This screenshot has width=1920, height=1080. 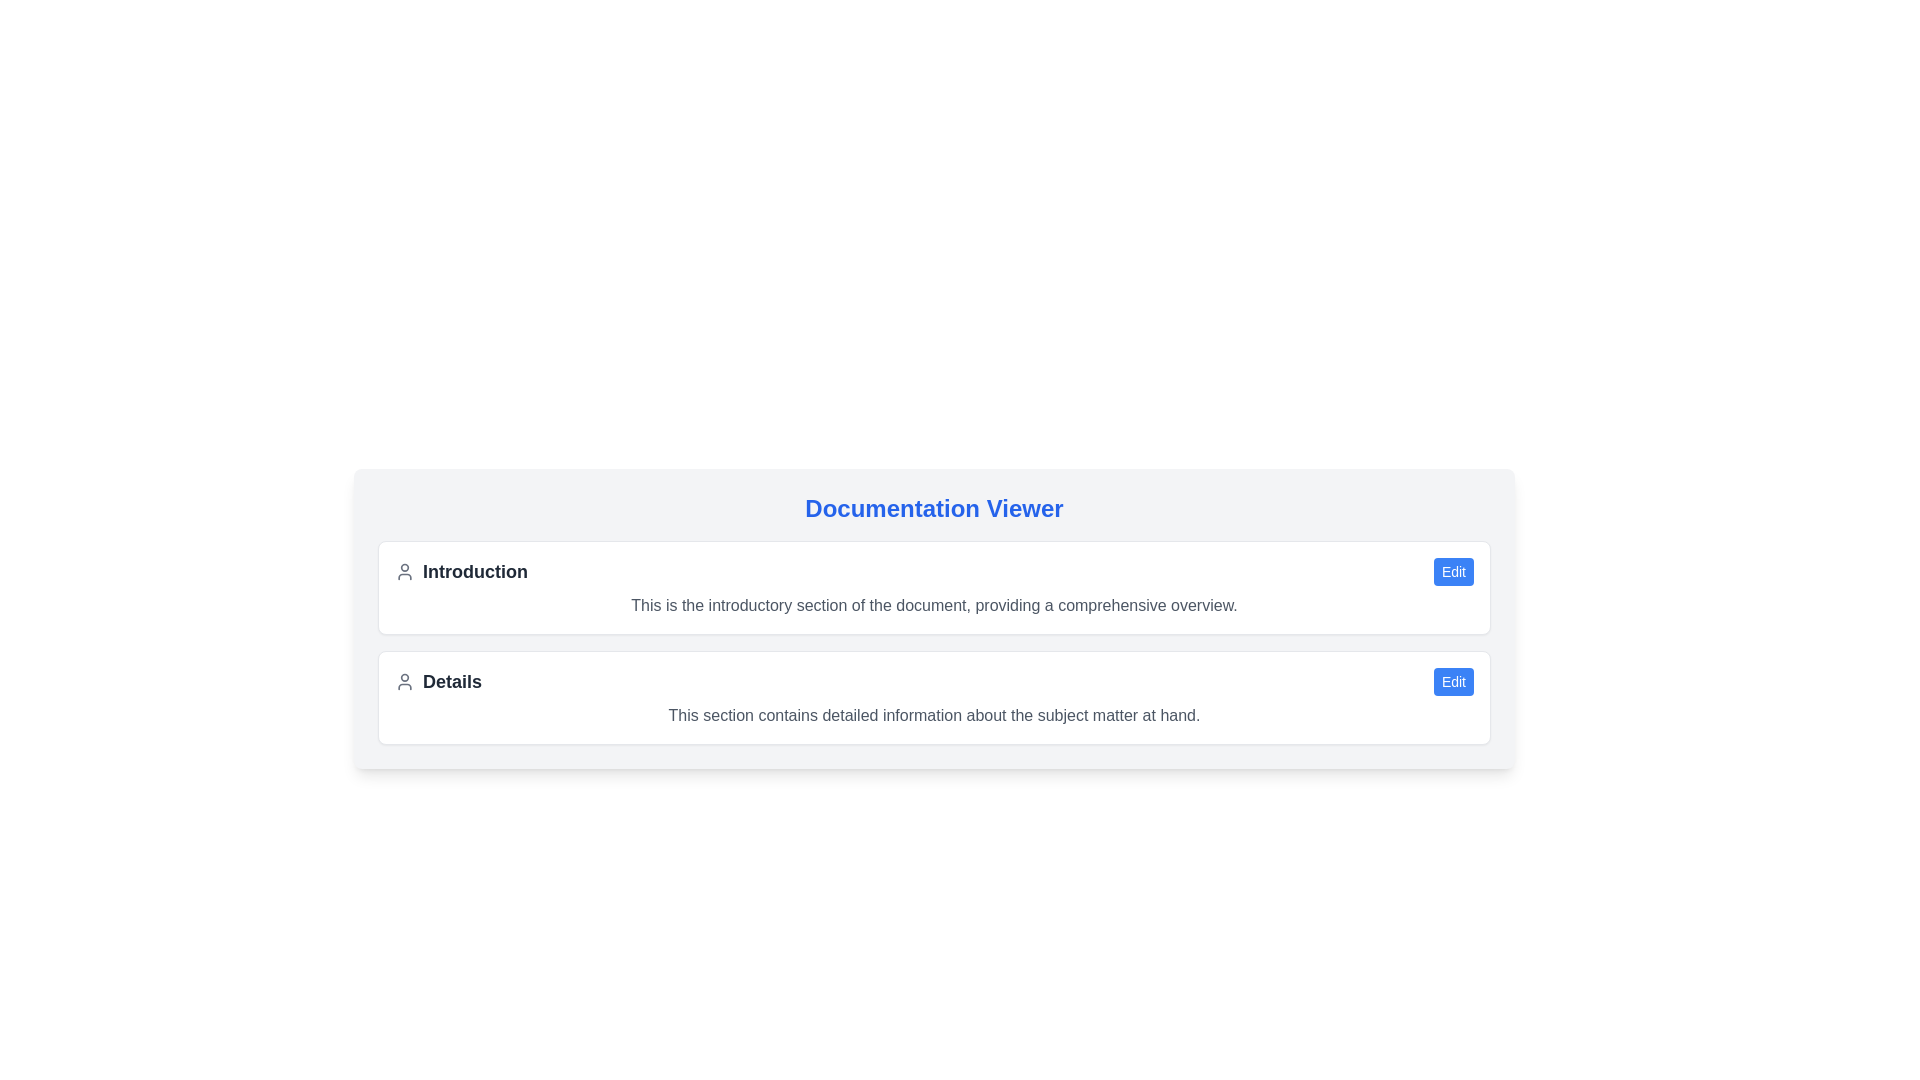 What do you see at coordinates (1454, 681) in the screenshot?
I see `the 'Edit' button located to the far right of the 'Details' section to initiate editing` at bounding box center [1454, 681].